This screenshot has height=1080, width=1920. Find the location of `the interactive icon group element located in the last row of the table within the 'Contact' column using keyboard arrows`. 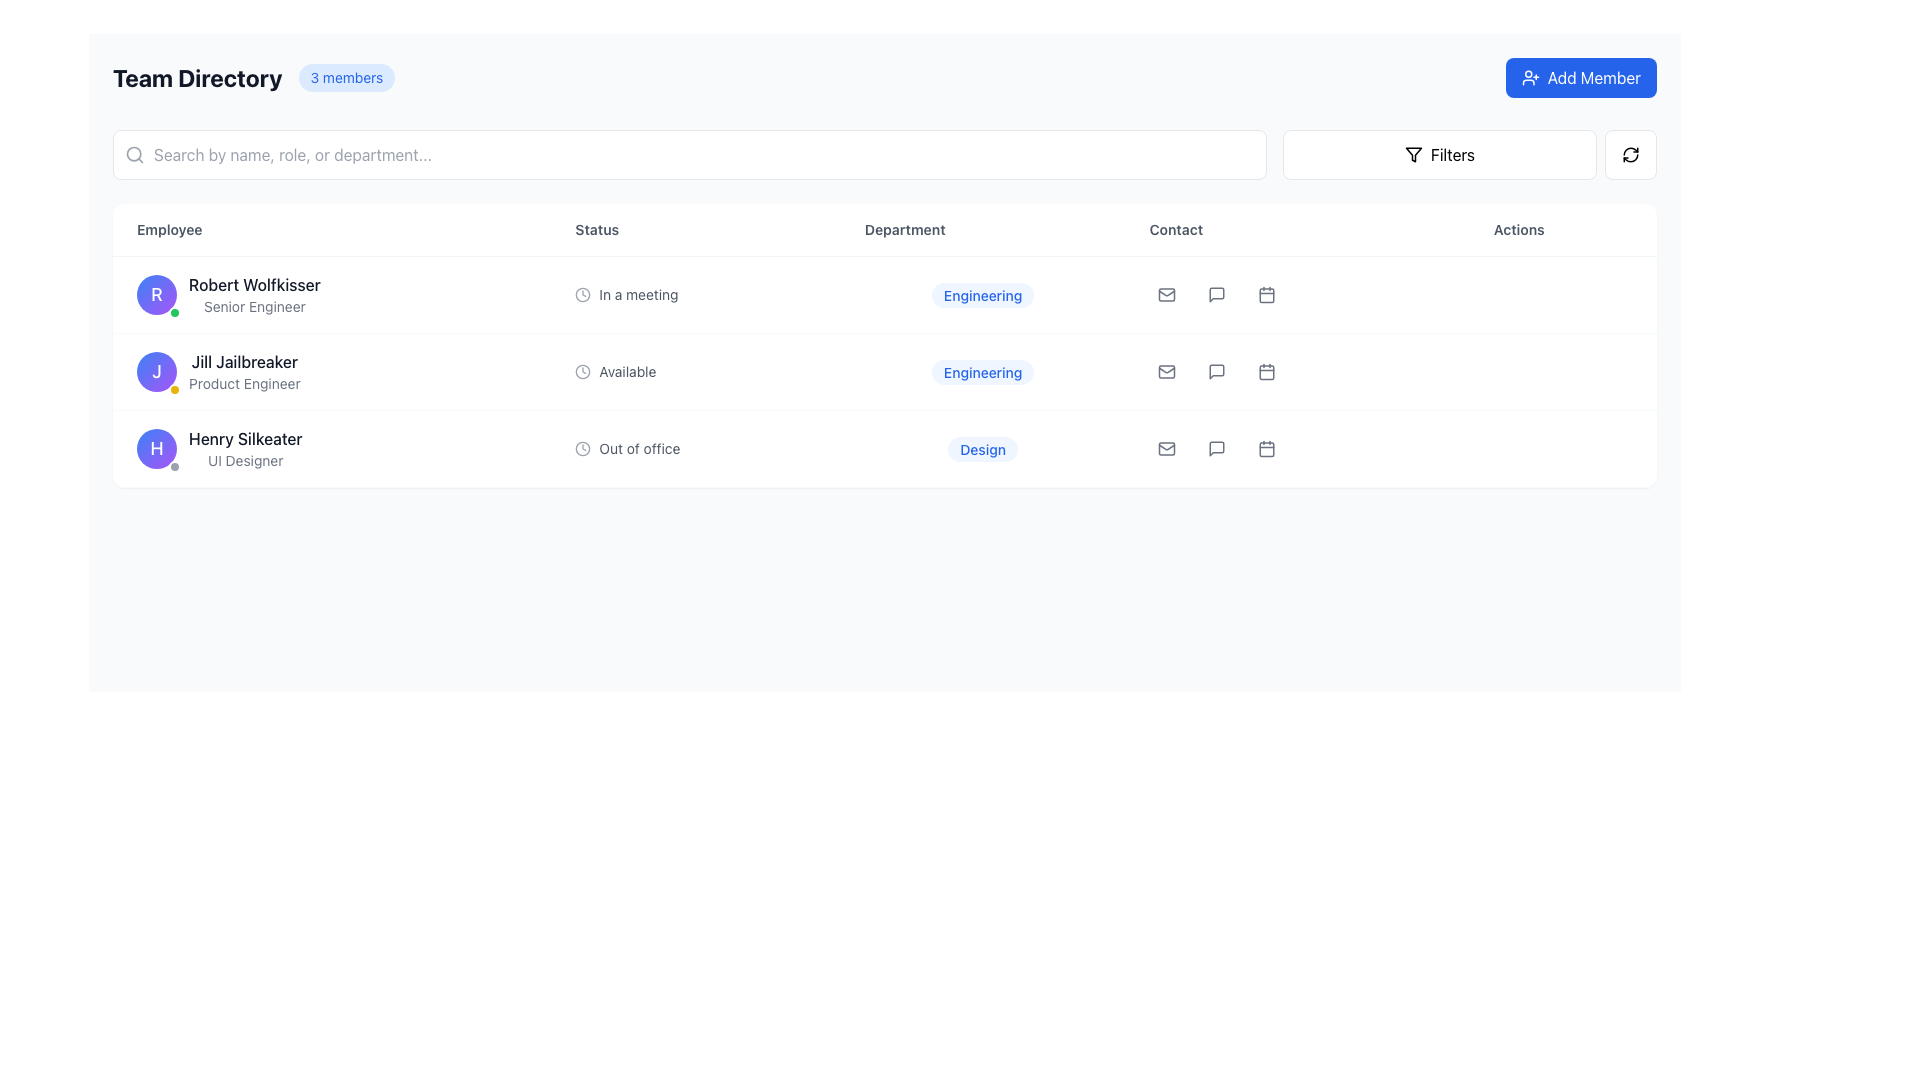

the interactive icon group element located in the last row of the table within the 'Contact' column using keyboard arrows is located at coordinates (1297, 447).